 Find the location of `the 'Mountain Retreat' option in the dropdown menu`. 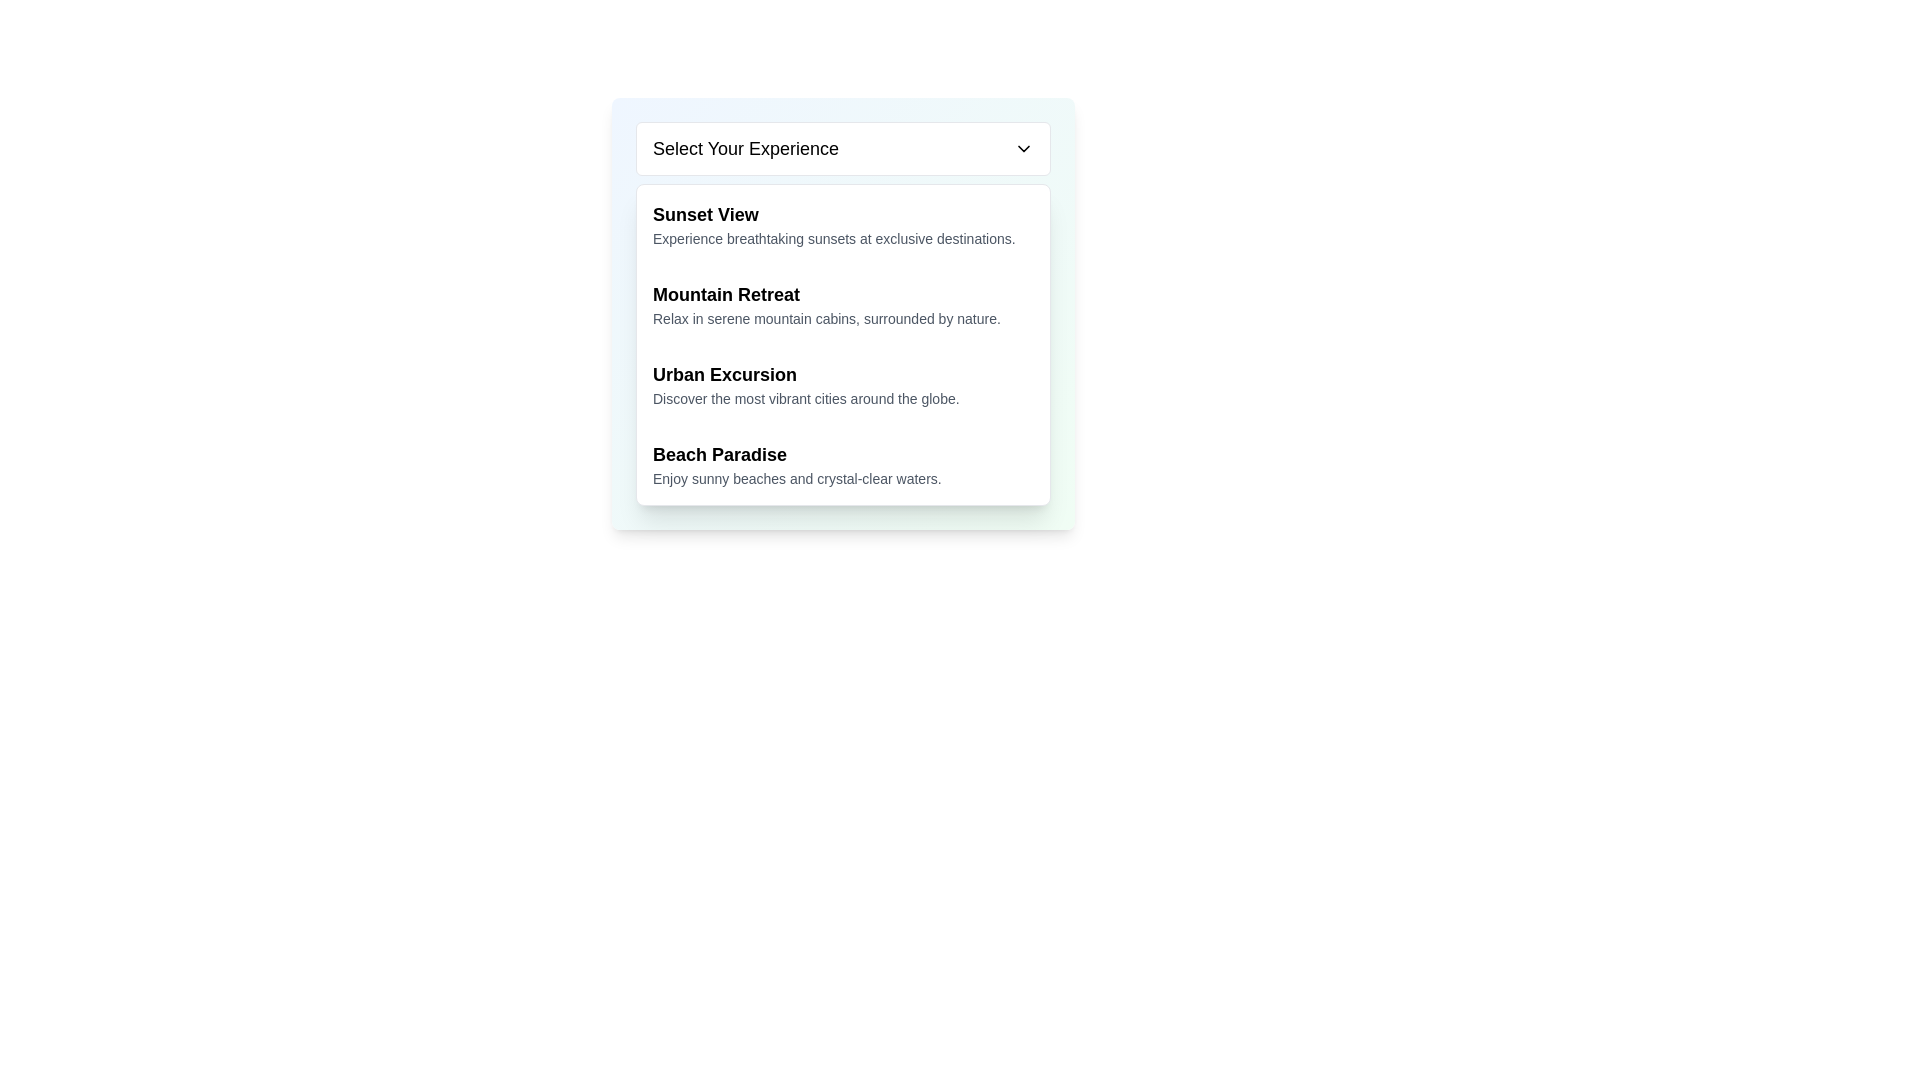

the 'Mountain Retreat' option in the dropdown menu is located at coordinates (843, 304).